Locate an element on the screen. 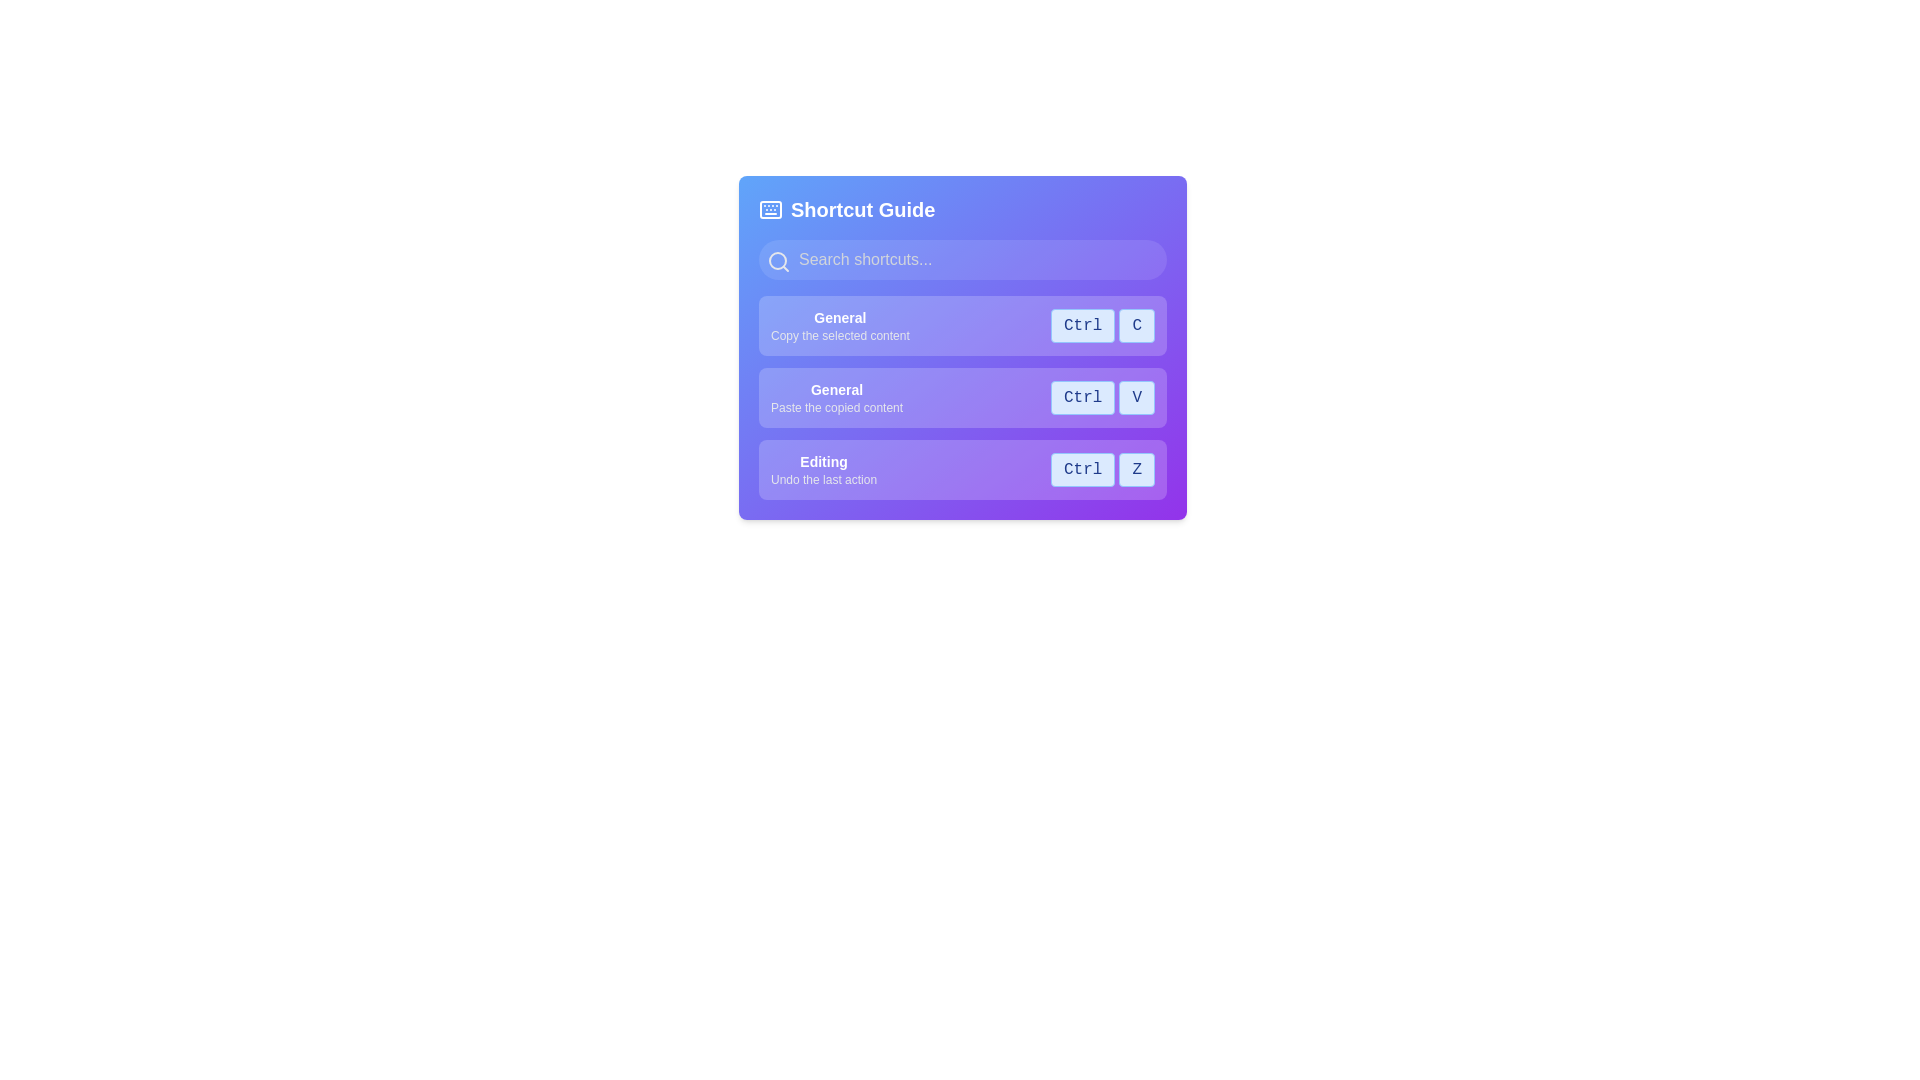 This screenshot has height=1080, width=1920. the 'Ctrl' button displayed in the shortcut command for 'Undo the last action' in the shortcut guide interface, which is the third item in the list is located at coordinates (963, 470).